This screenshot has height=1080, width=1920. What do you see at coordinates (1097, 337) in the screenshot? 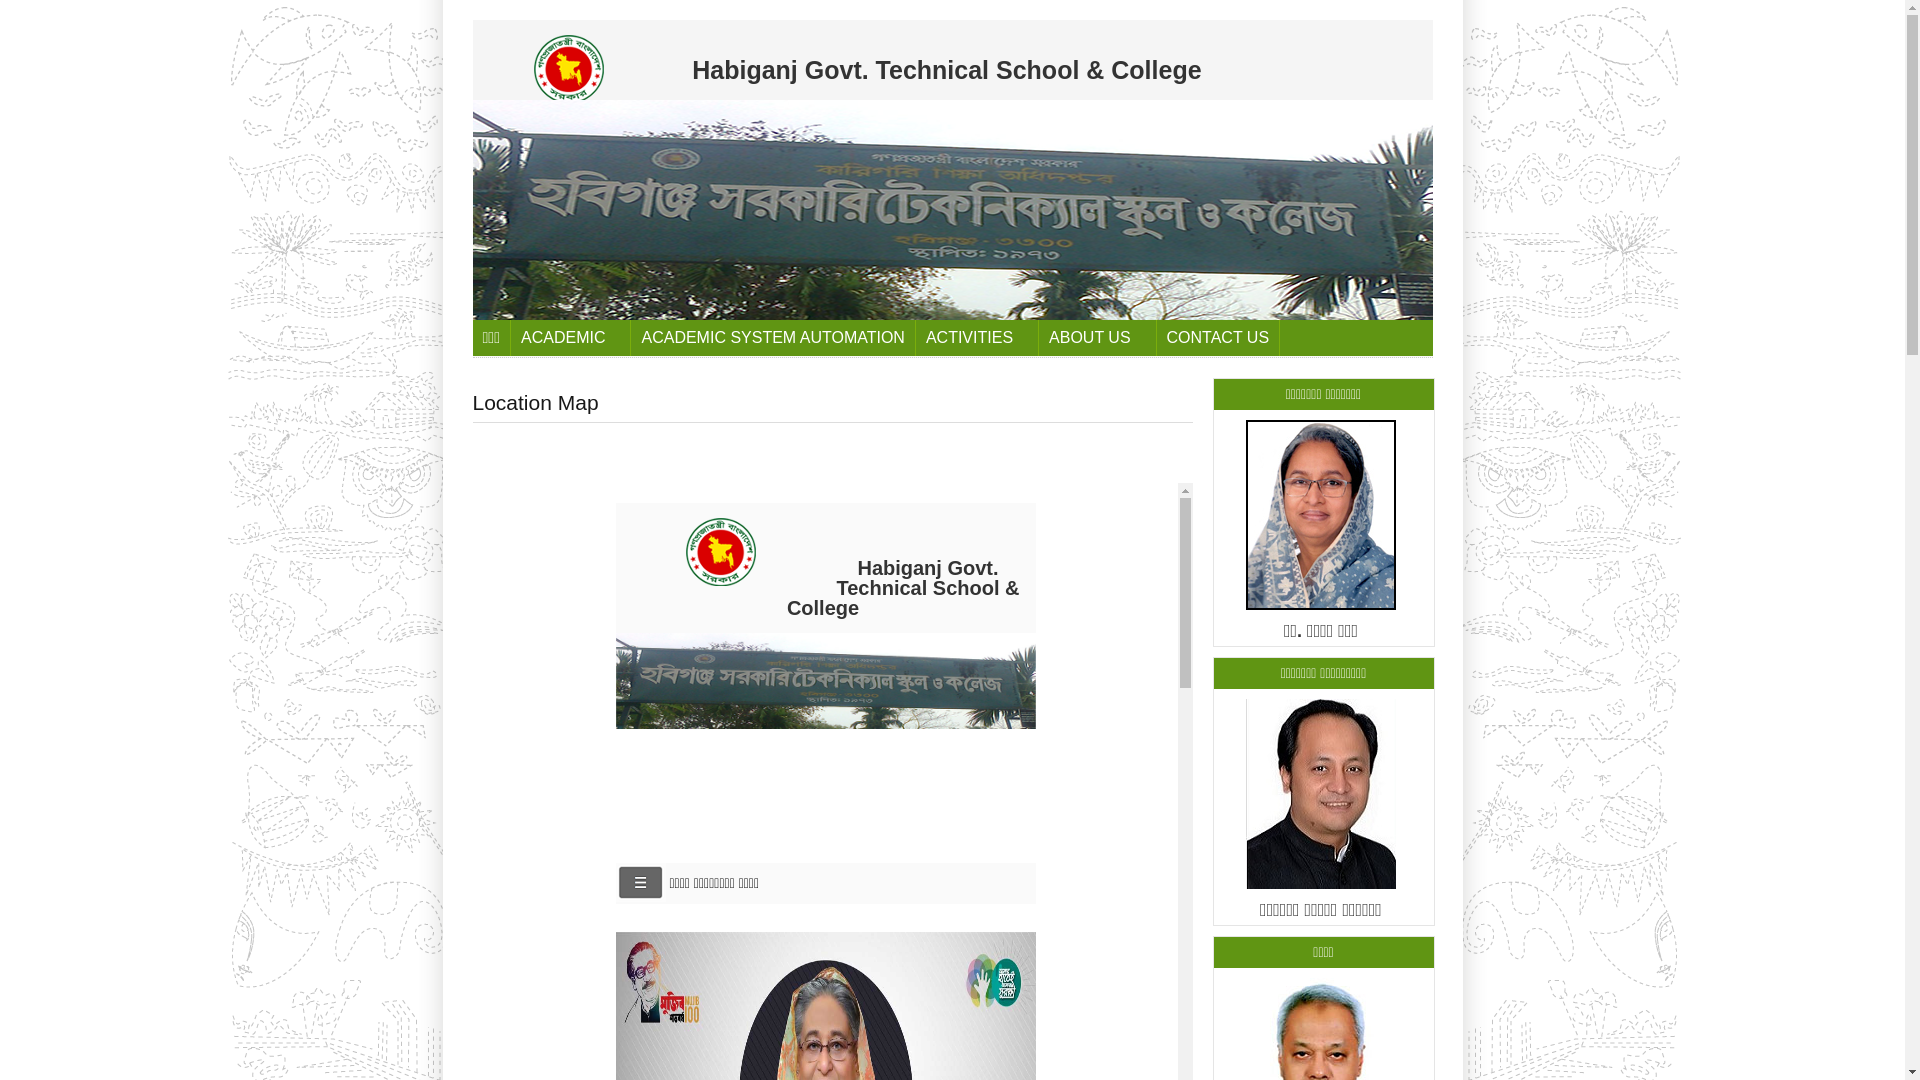
I see `'ABOUT US'` at bounding box center [1097, 337].